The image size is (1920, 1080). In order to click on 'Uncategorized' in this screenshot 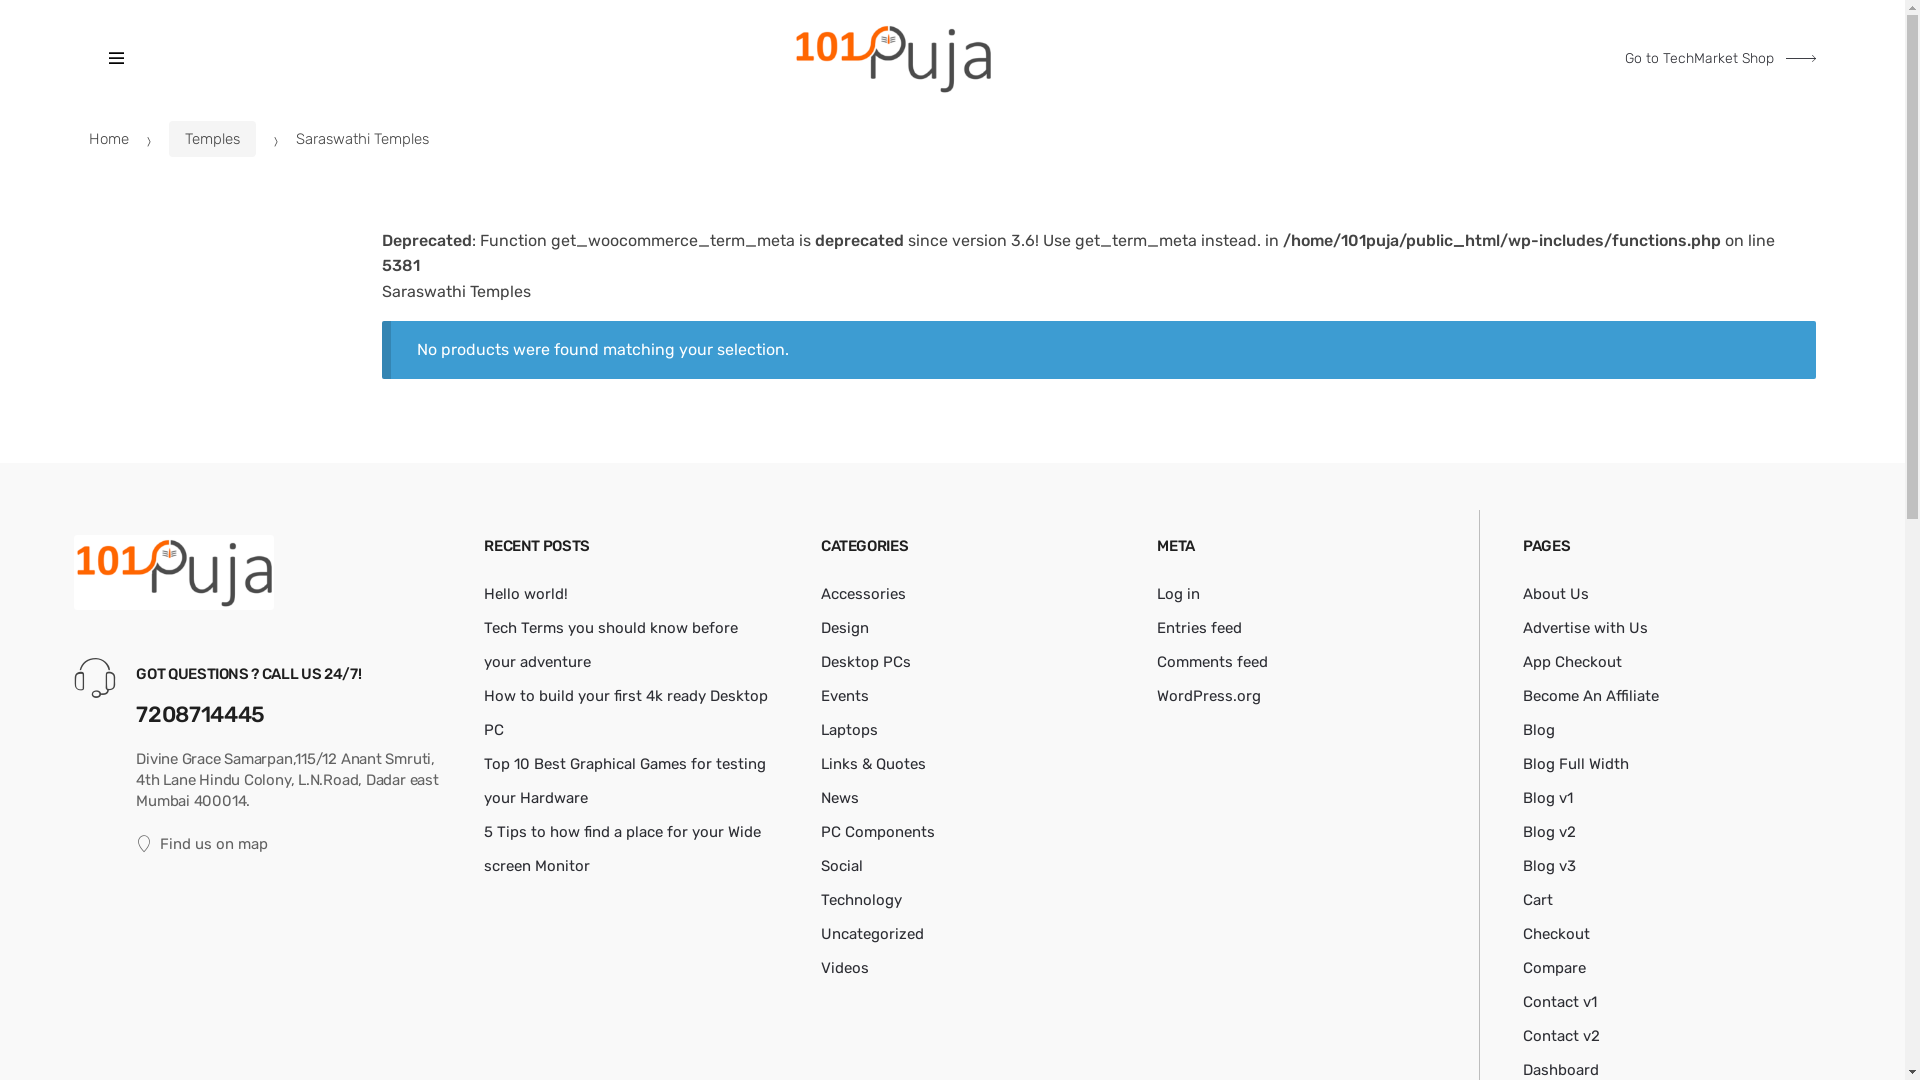, I will do `click(872, 933)`.